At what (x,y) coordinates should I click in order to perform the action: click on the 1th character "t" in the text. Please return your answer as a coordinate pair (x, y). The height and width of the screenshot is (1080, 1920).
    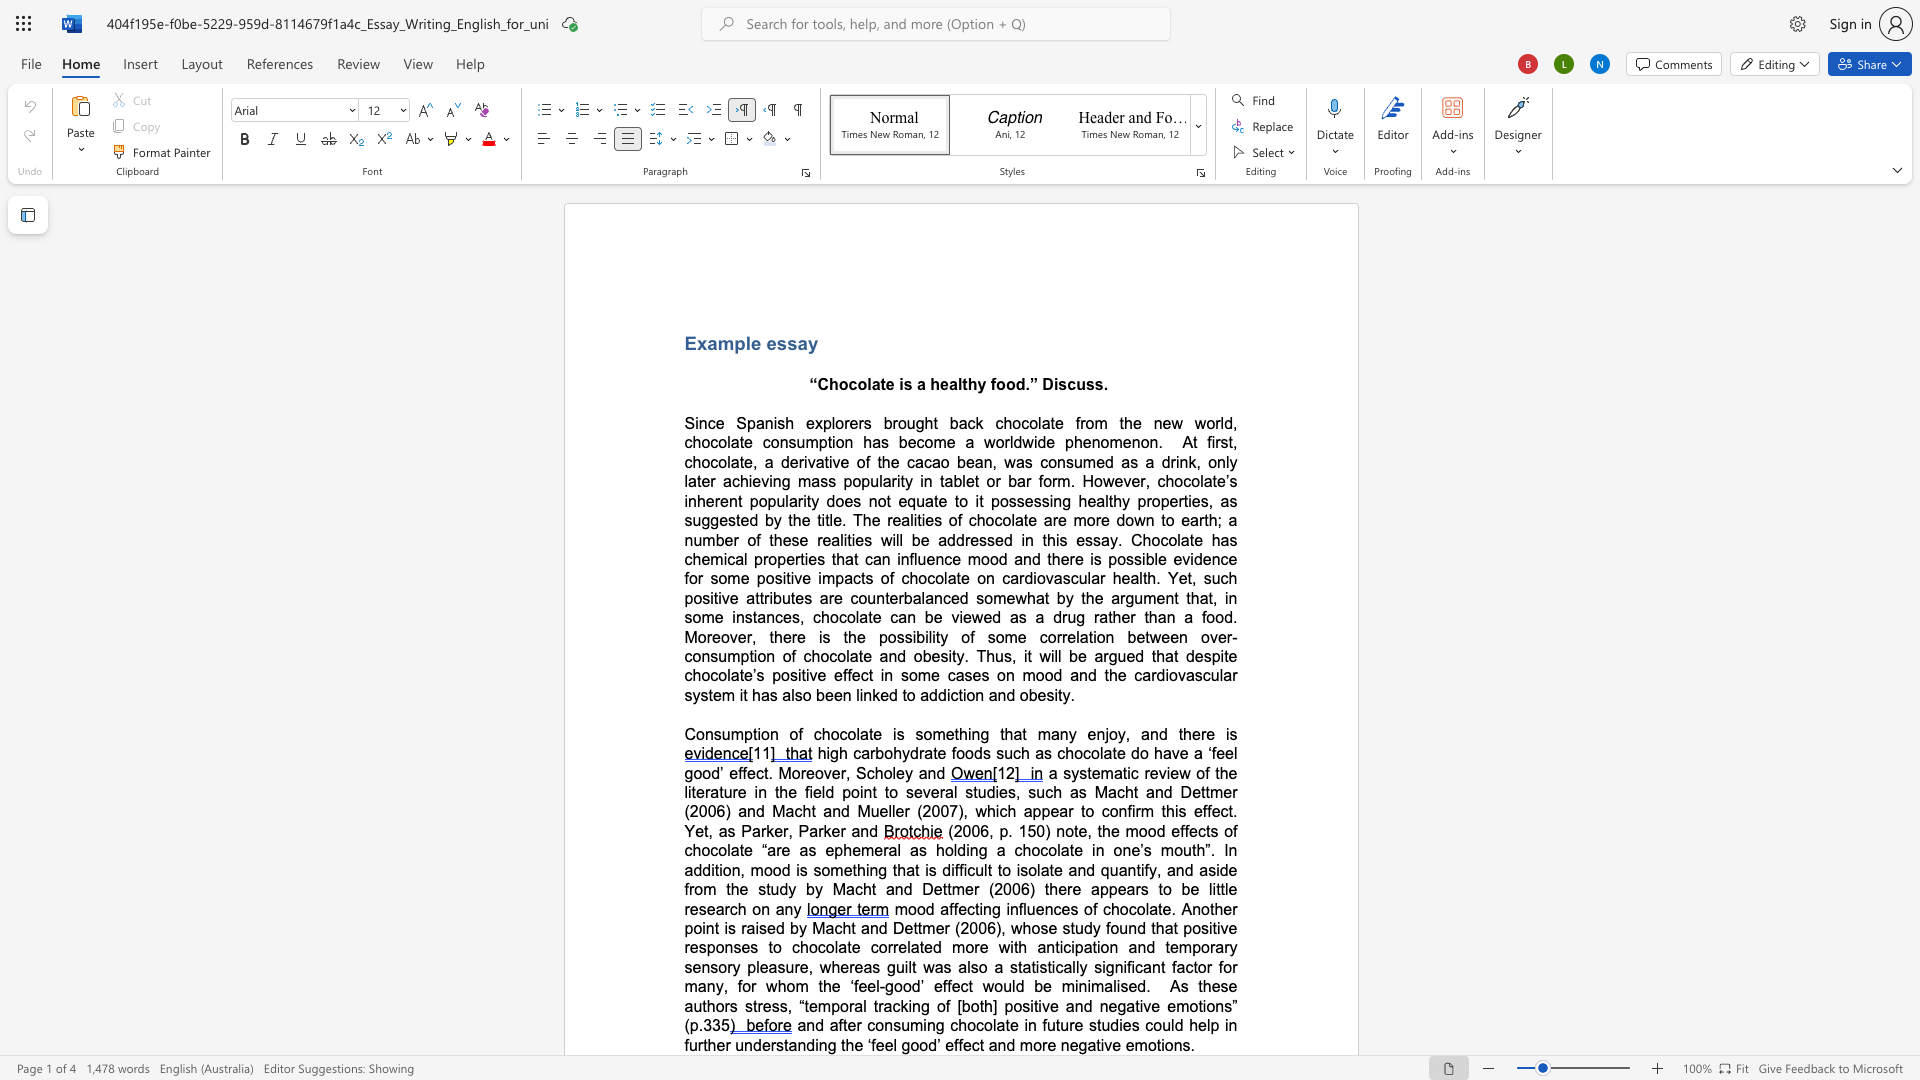
    Looking at the image, I should click on (1045, 597).